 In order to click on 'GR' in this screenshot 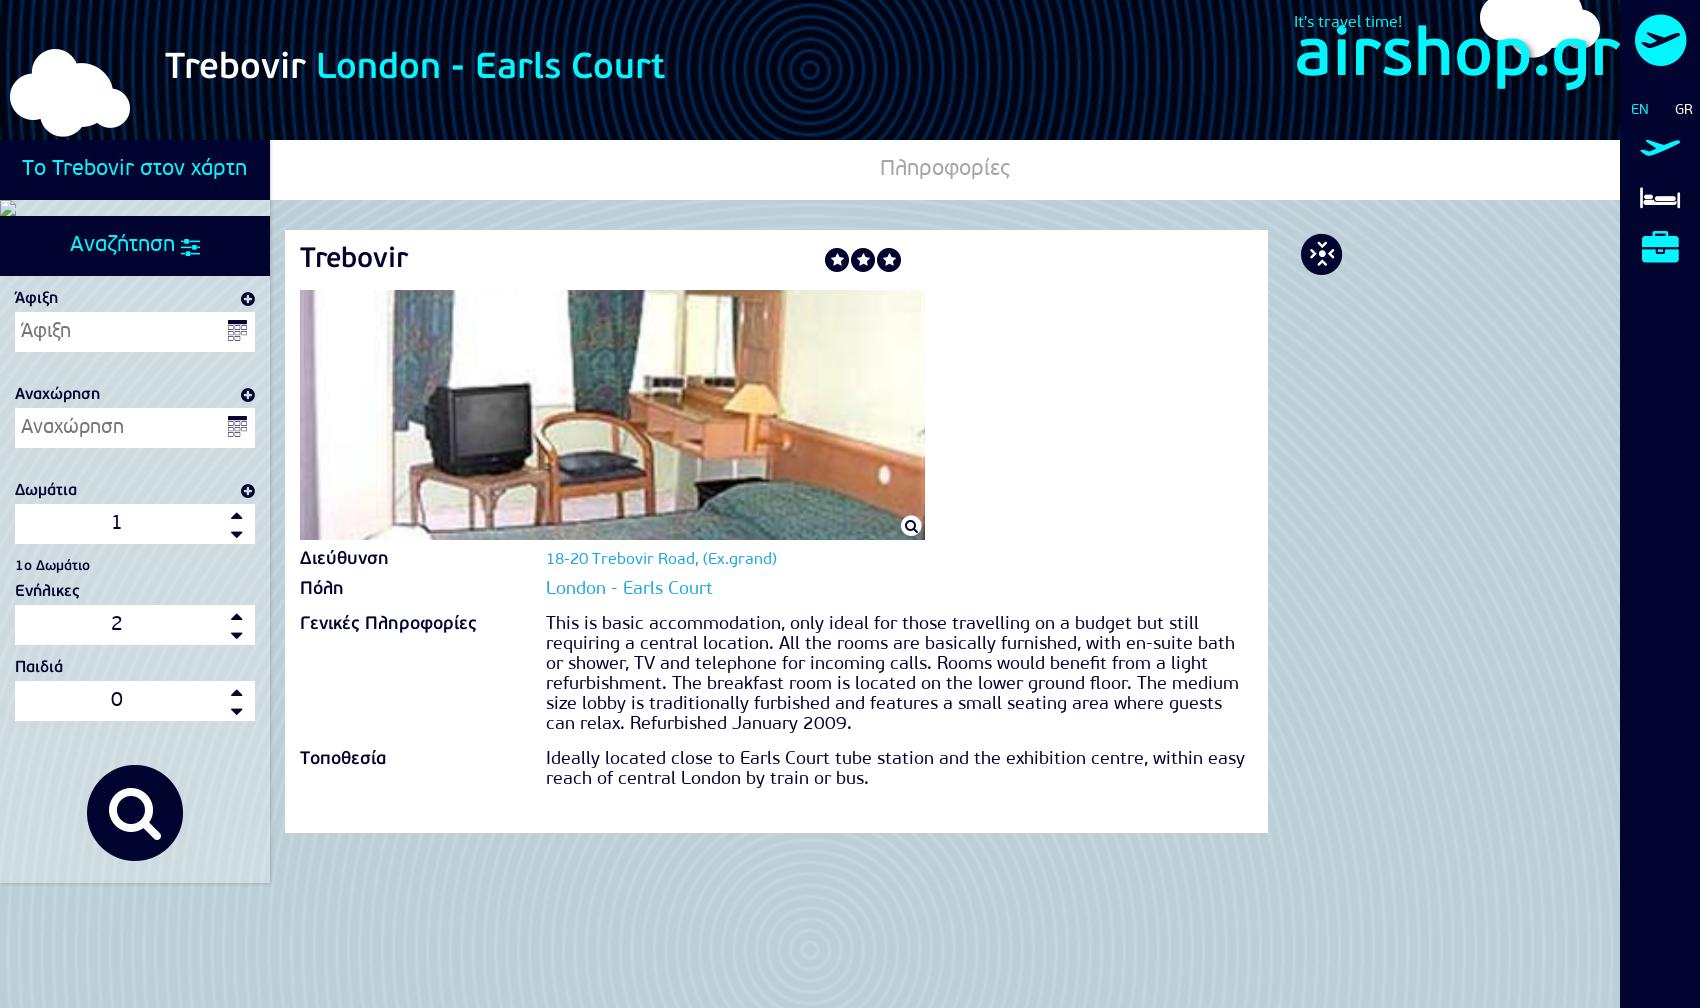, I will do `click(1674, 110)`.